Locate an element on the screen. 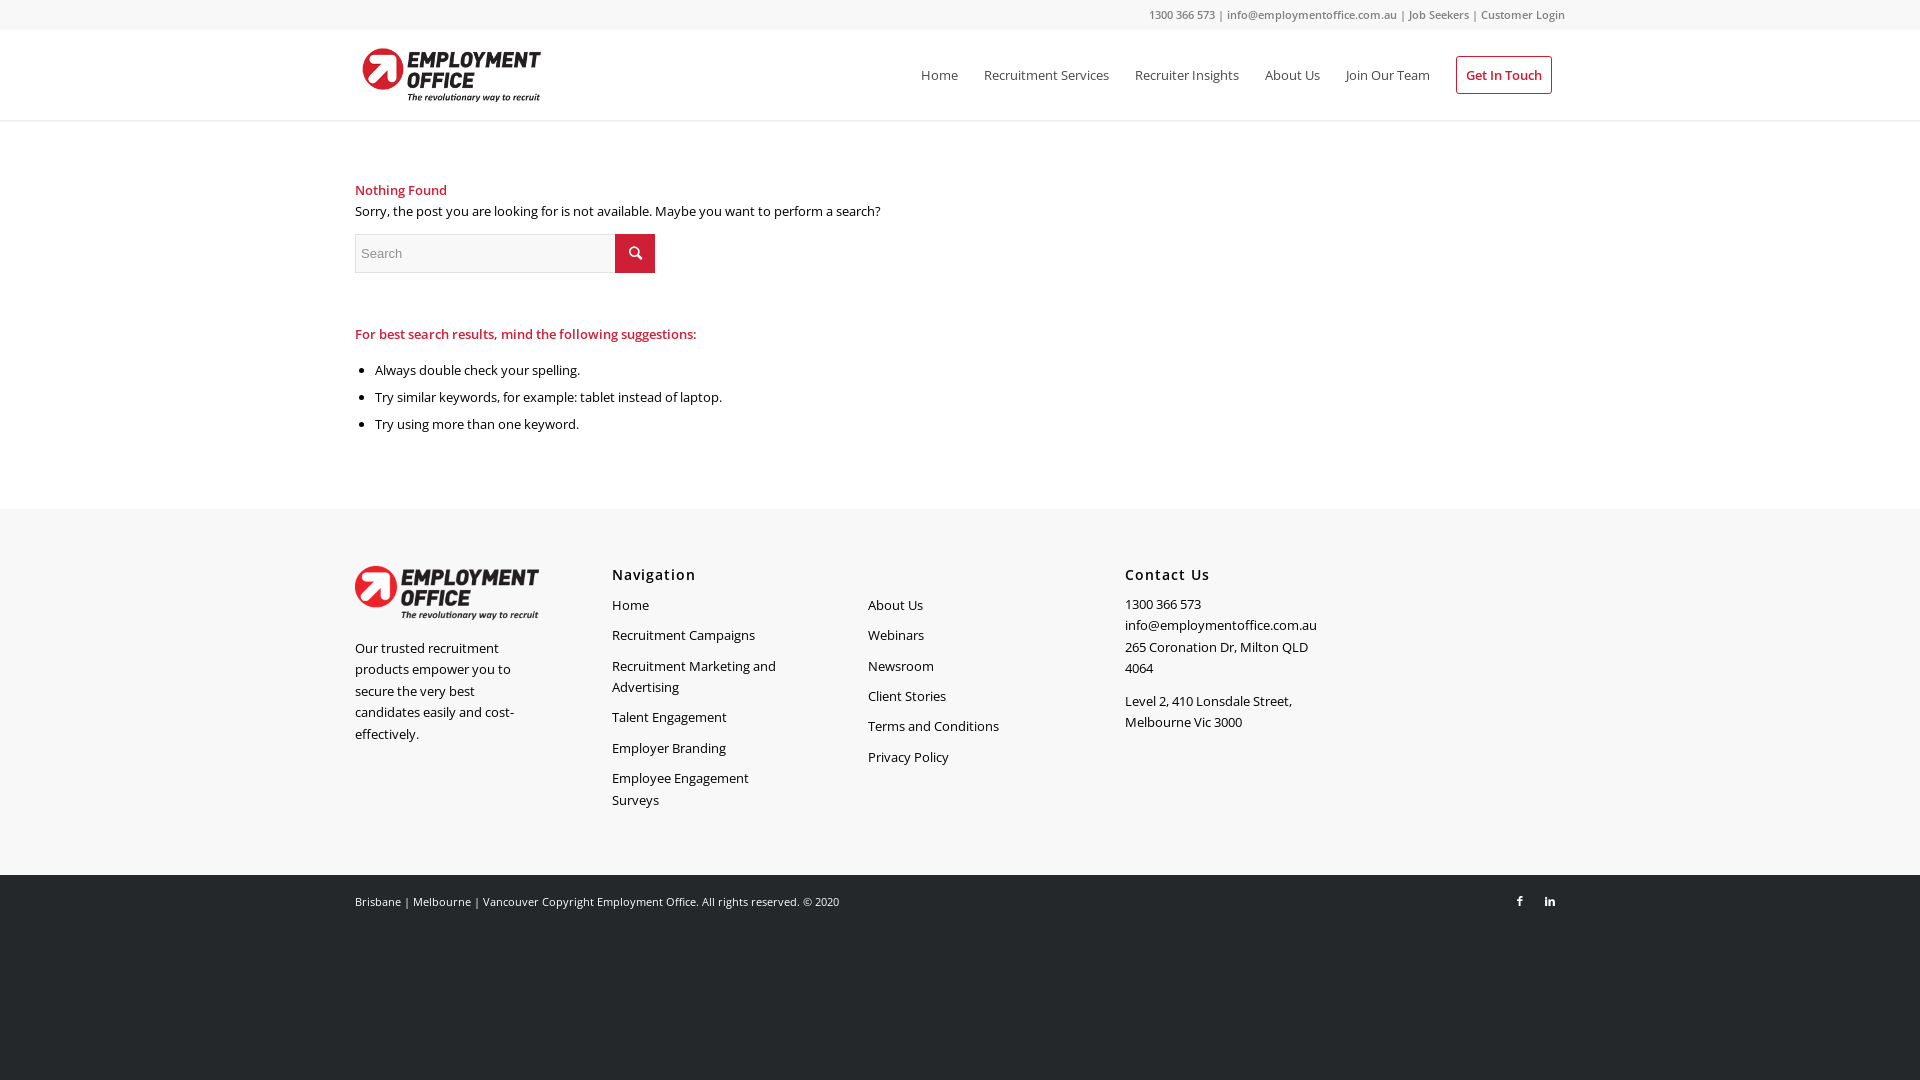 Image resolution: width=1920 pixels, height=1080 pixels. 'Get In Touch' is located at coordinates (1503, 73).